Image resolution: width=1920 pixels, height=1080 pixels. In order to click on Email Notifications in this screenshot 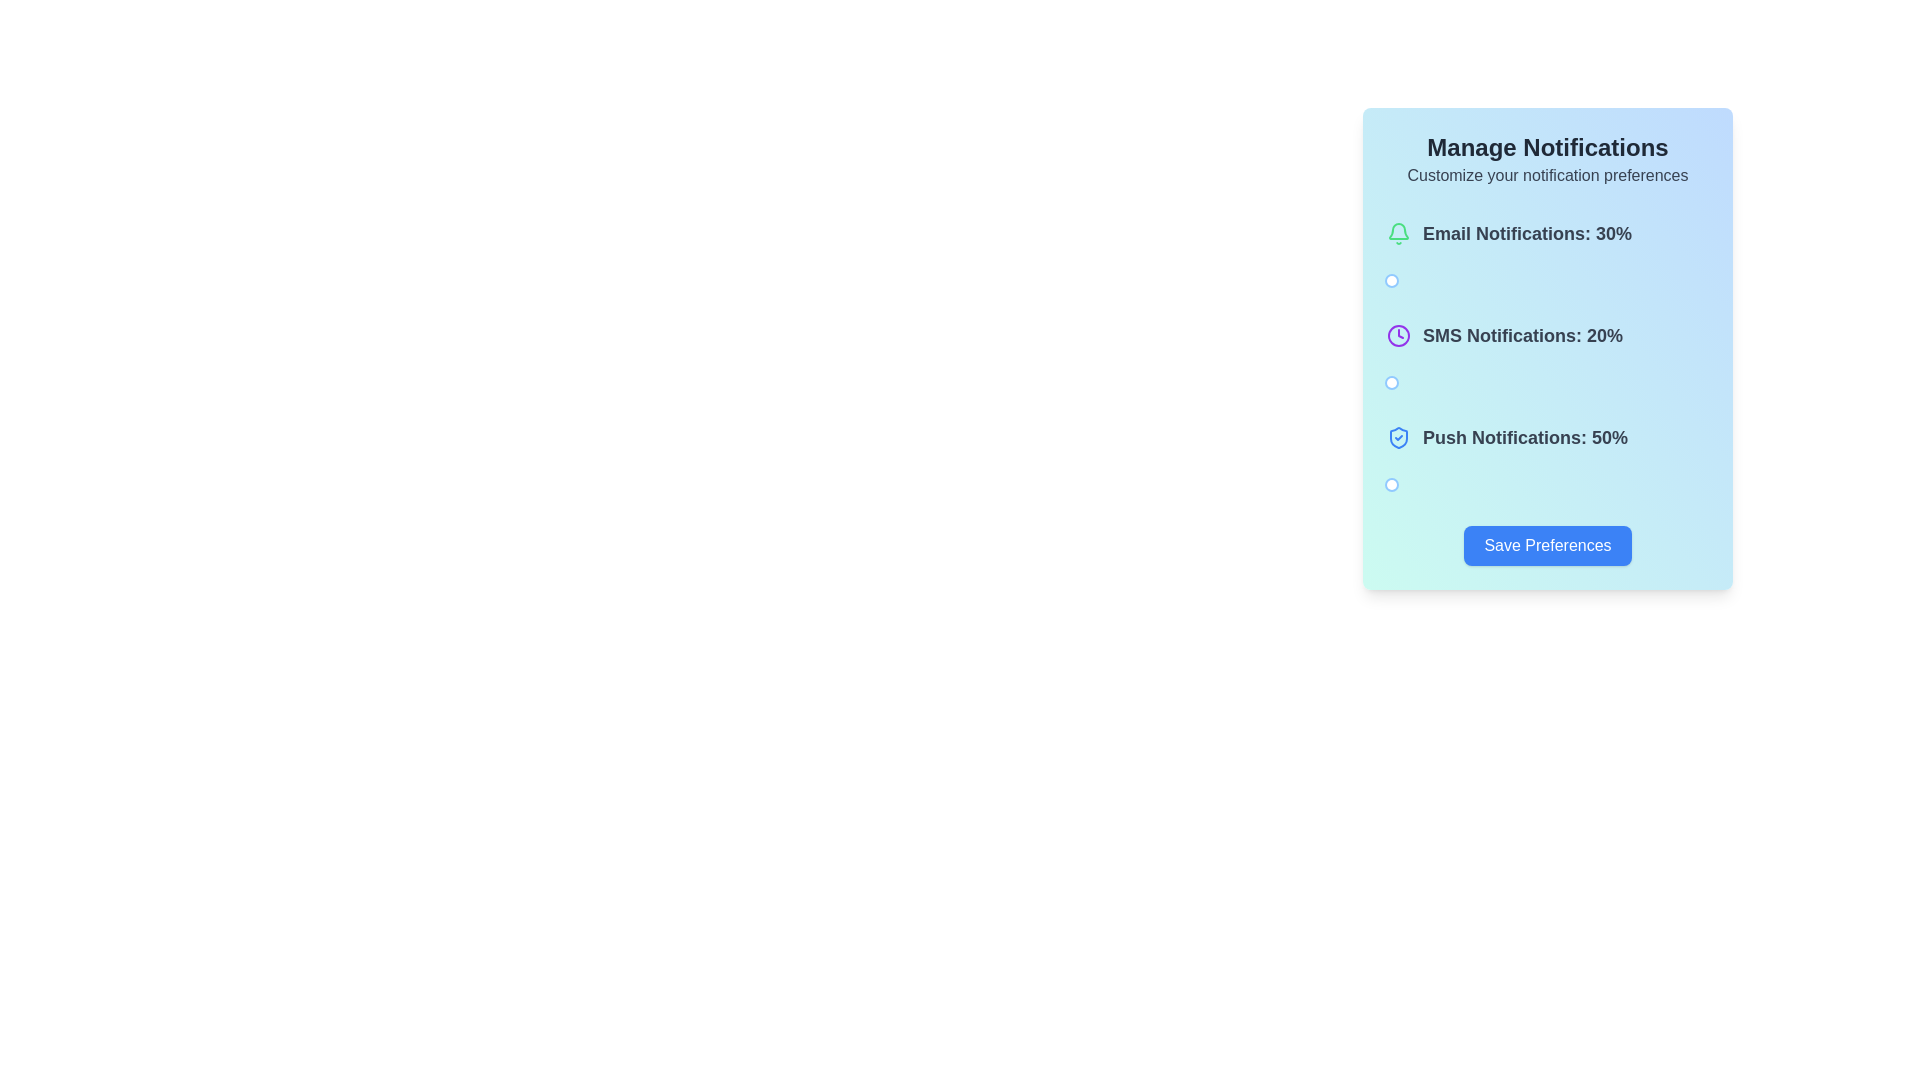, I will do `click(1446, 281)`.